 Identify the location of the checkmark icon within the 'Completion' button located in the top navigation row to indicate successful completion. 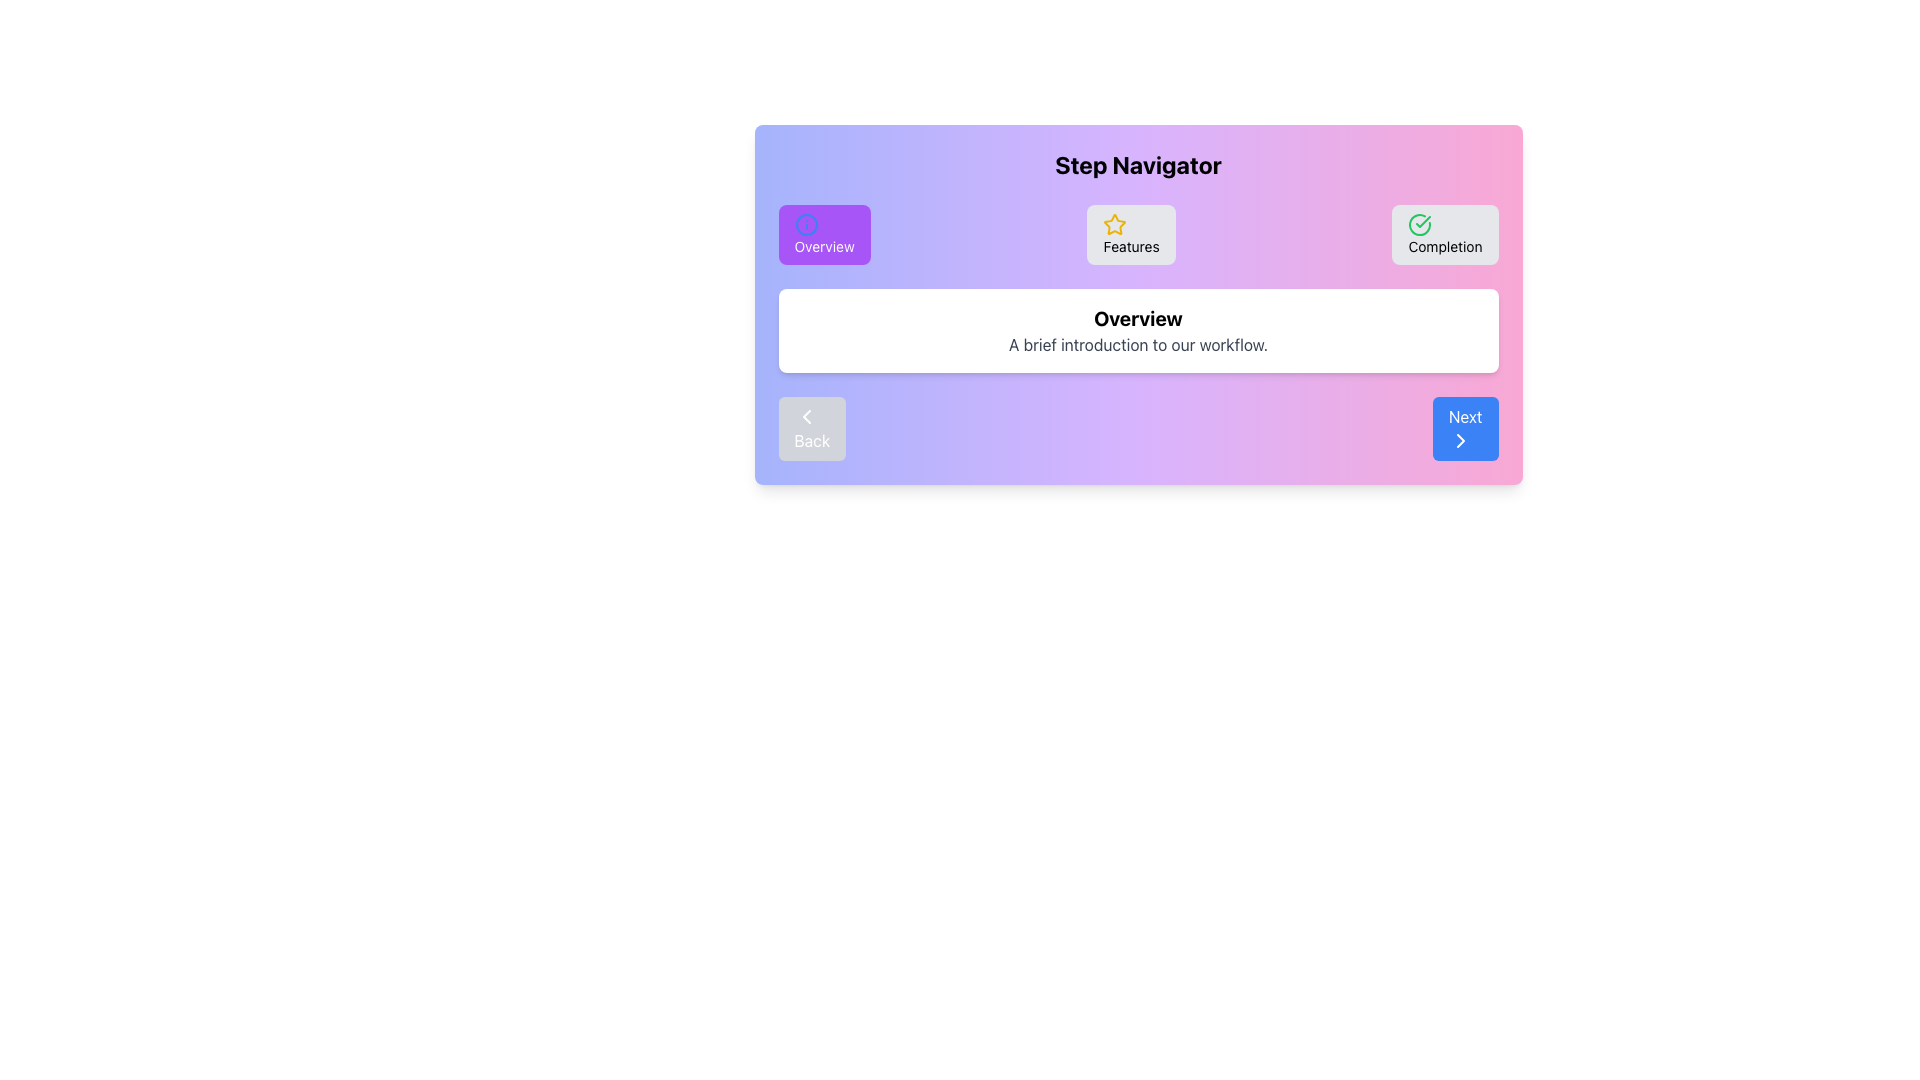
(1419, 224).